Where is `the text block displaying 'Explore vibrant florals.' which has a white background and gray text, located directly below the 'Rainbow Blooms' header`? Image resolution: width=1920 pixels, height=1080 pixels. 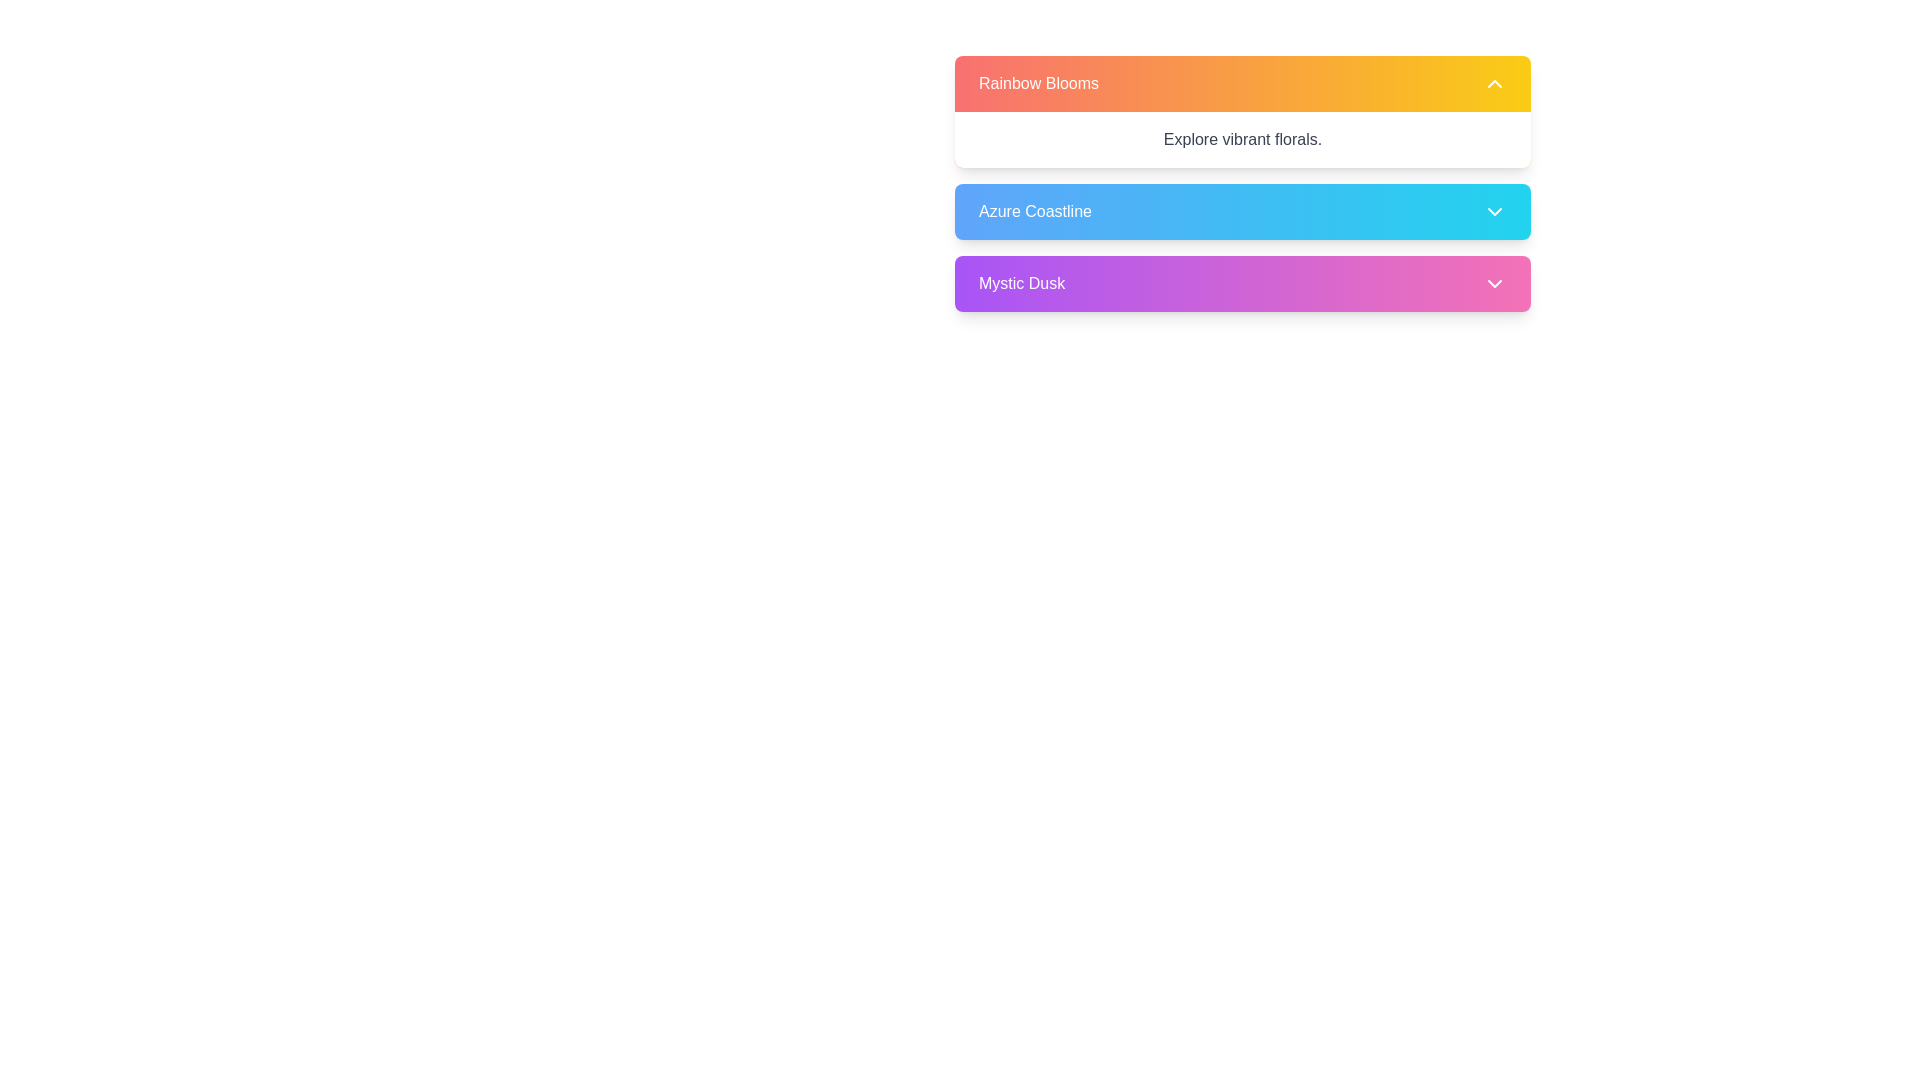
the text block displaying 'Explore vibrant florals.' which has a white background and gray text, located directly below the 'Rainbow Blooms' header is located at coordinates (1242, 138).